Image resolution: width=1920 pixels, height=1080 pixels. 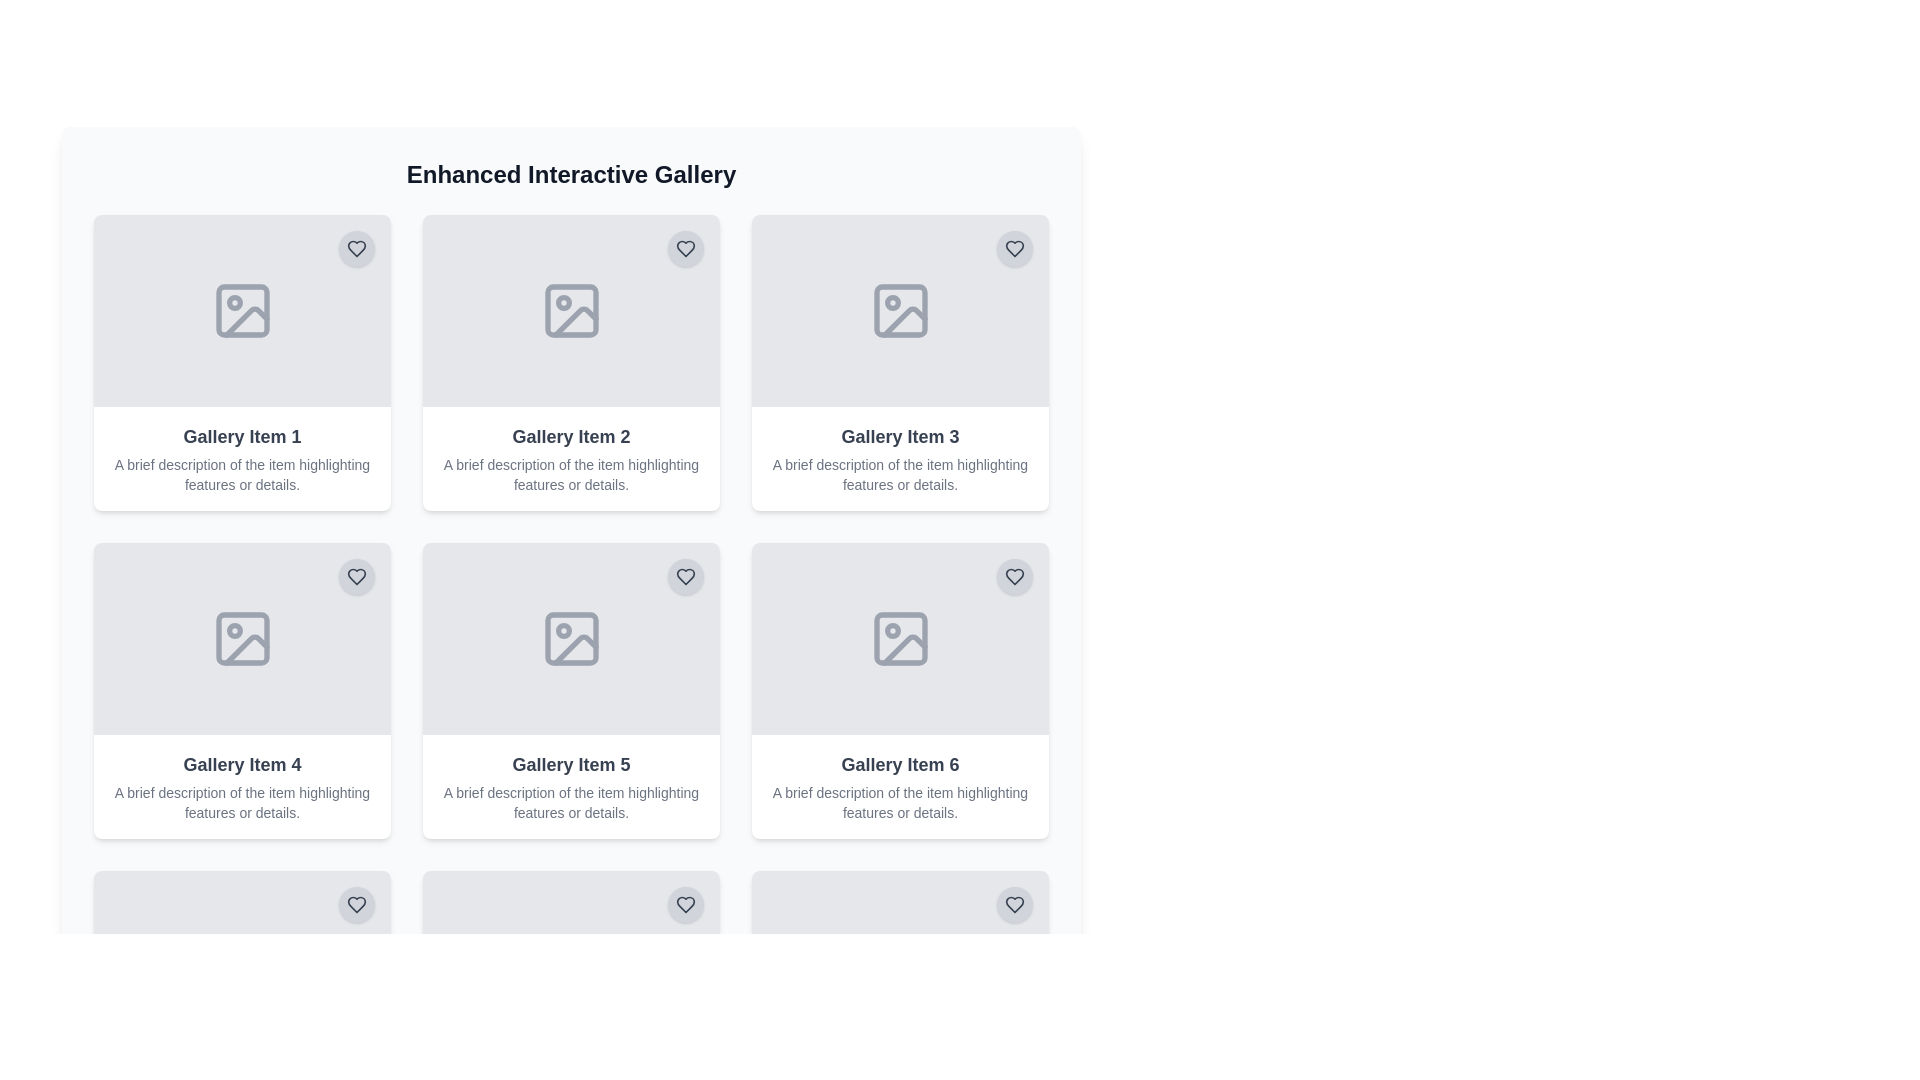 What do you see at coordinates (241, 474) in the screenshot?
I see `the text block located under 'Gallery Item 1' in the first card of the grid layout` at bounding box center [241, 474].